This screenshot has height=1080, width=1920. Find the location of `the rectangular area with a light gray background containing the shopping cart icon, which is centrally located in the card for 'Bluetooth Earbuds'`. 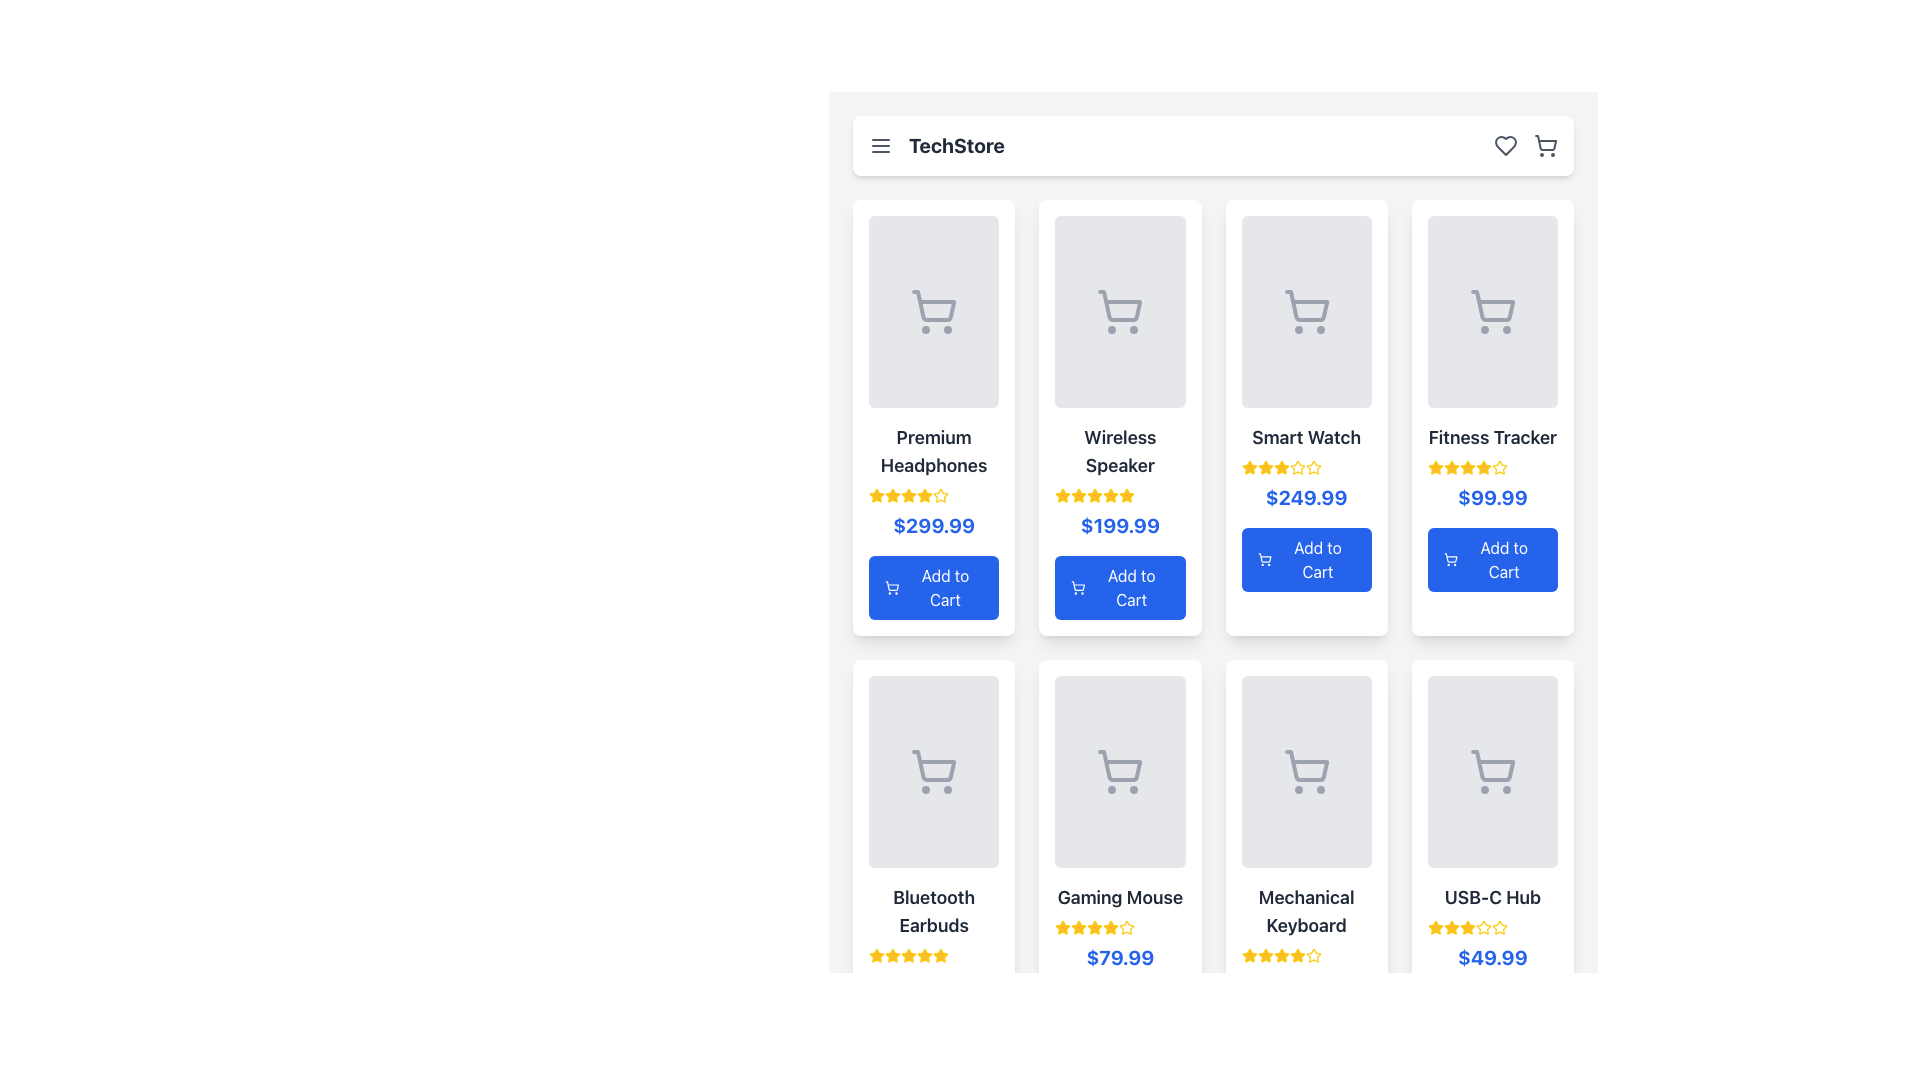

the rectangular area with a light gray background containing the shopping cart icon, which is centrally located in the card for 'Bluetooth Earbuds' is located at coordinates (933, 770).